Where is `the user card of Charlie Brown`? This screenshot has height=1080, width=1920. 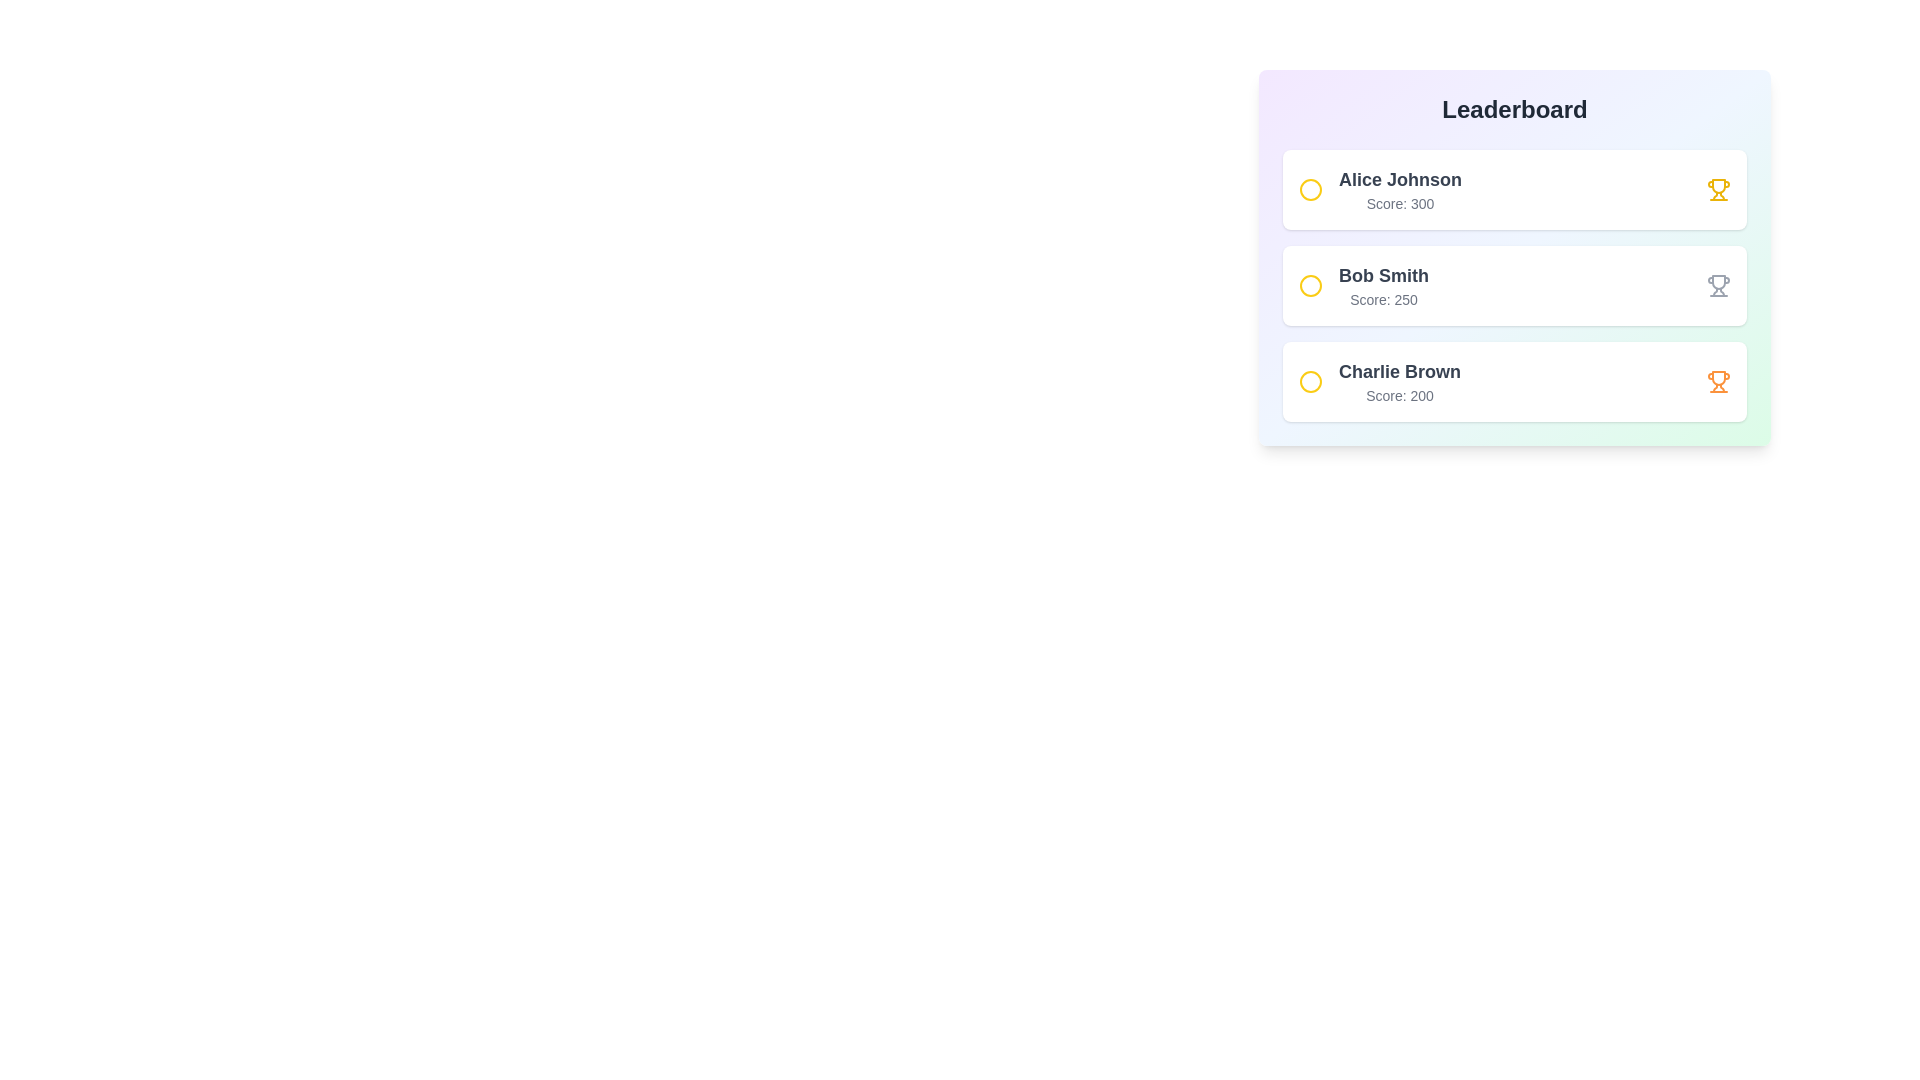
the user card of Charlie Brown is located at coordinates (1515, 381).